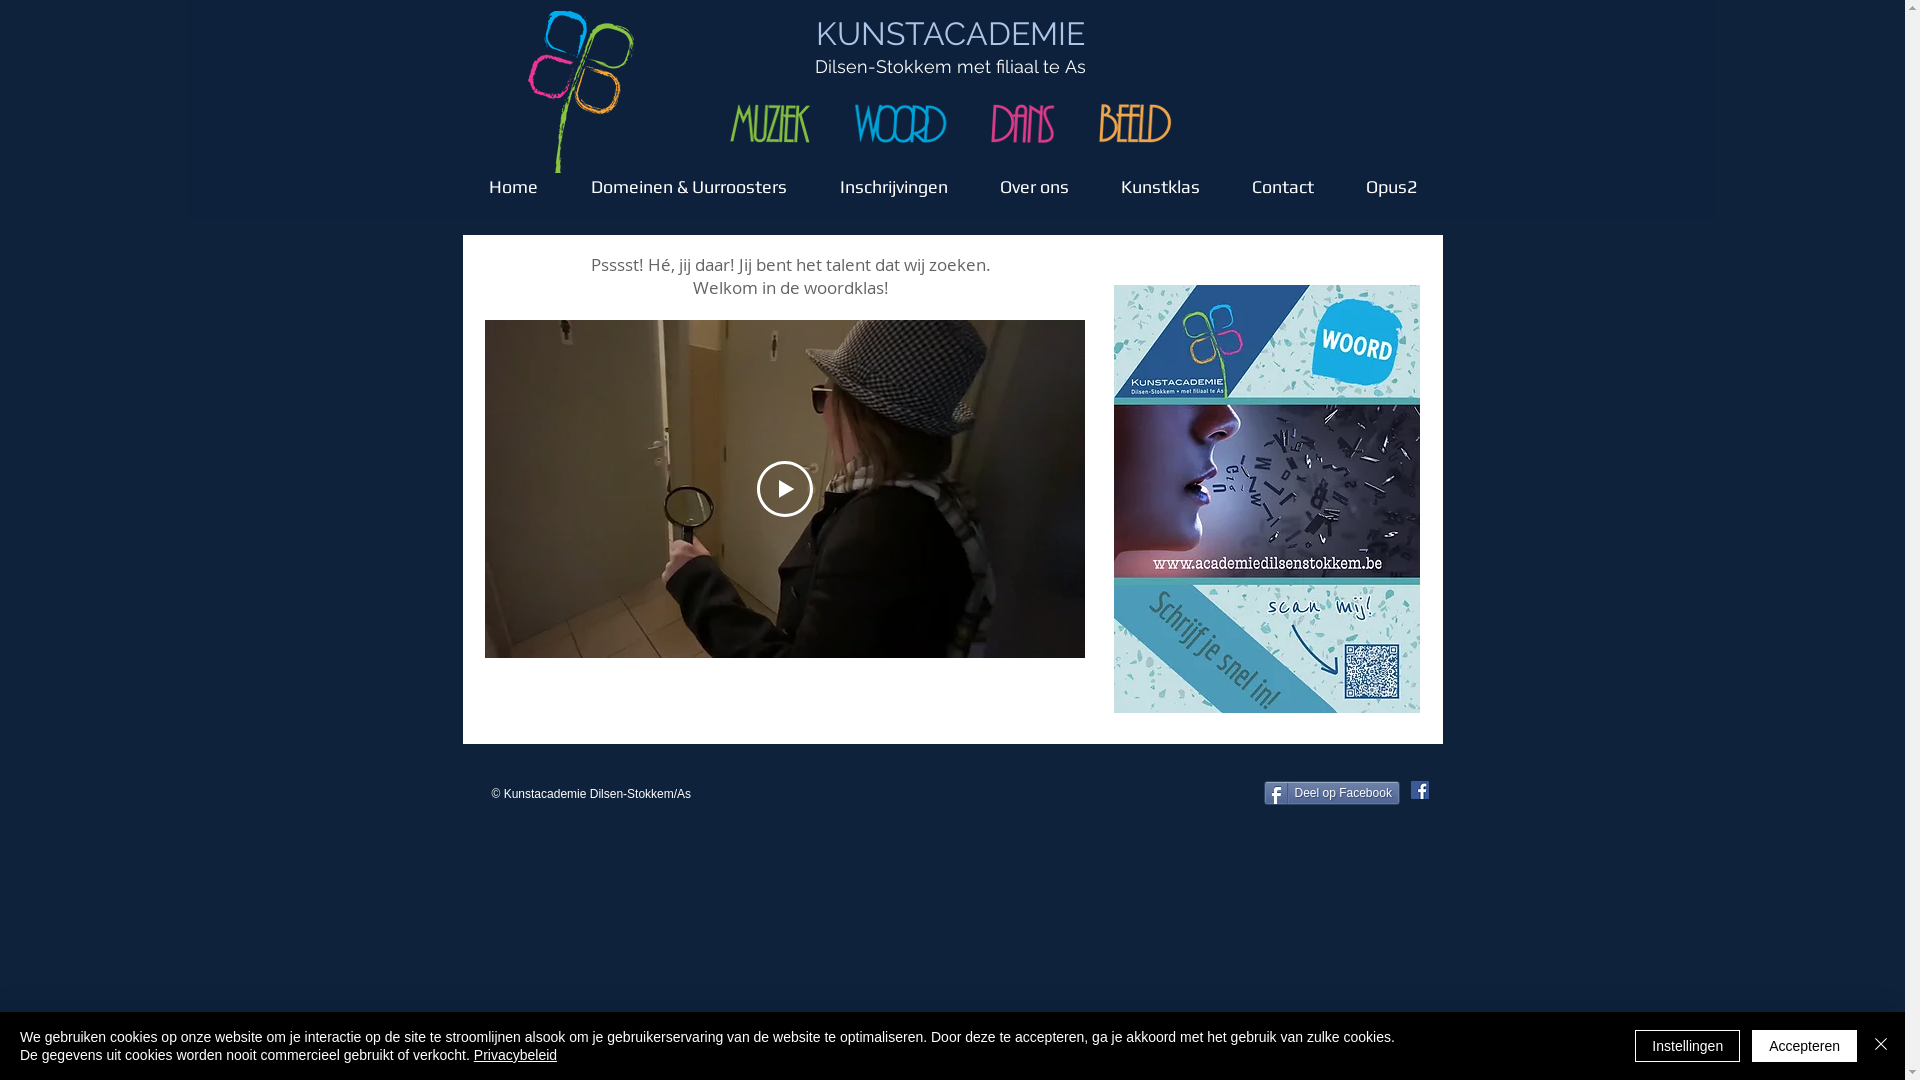 The height and width of the screenshot is (1080, 1920). Describe the element at coordinates (1390, 176) in the screenshot. I see `'Opus2'` at that location.